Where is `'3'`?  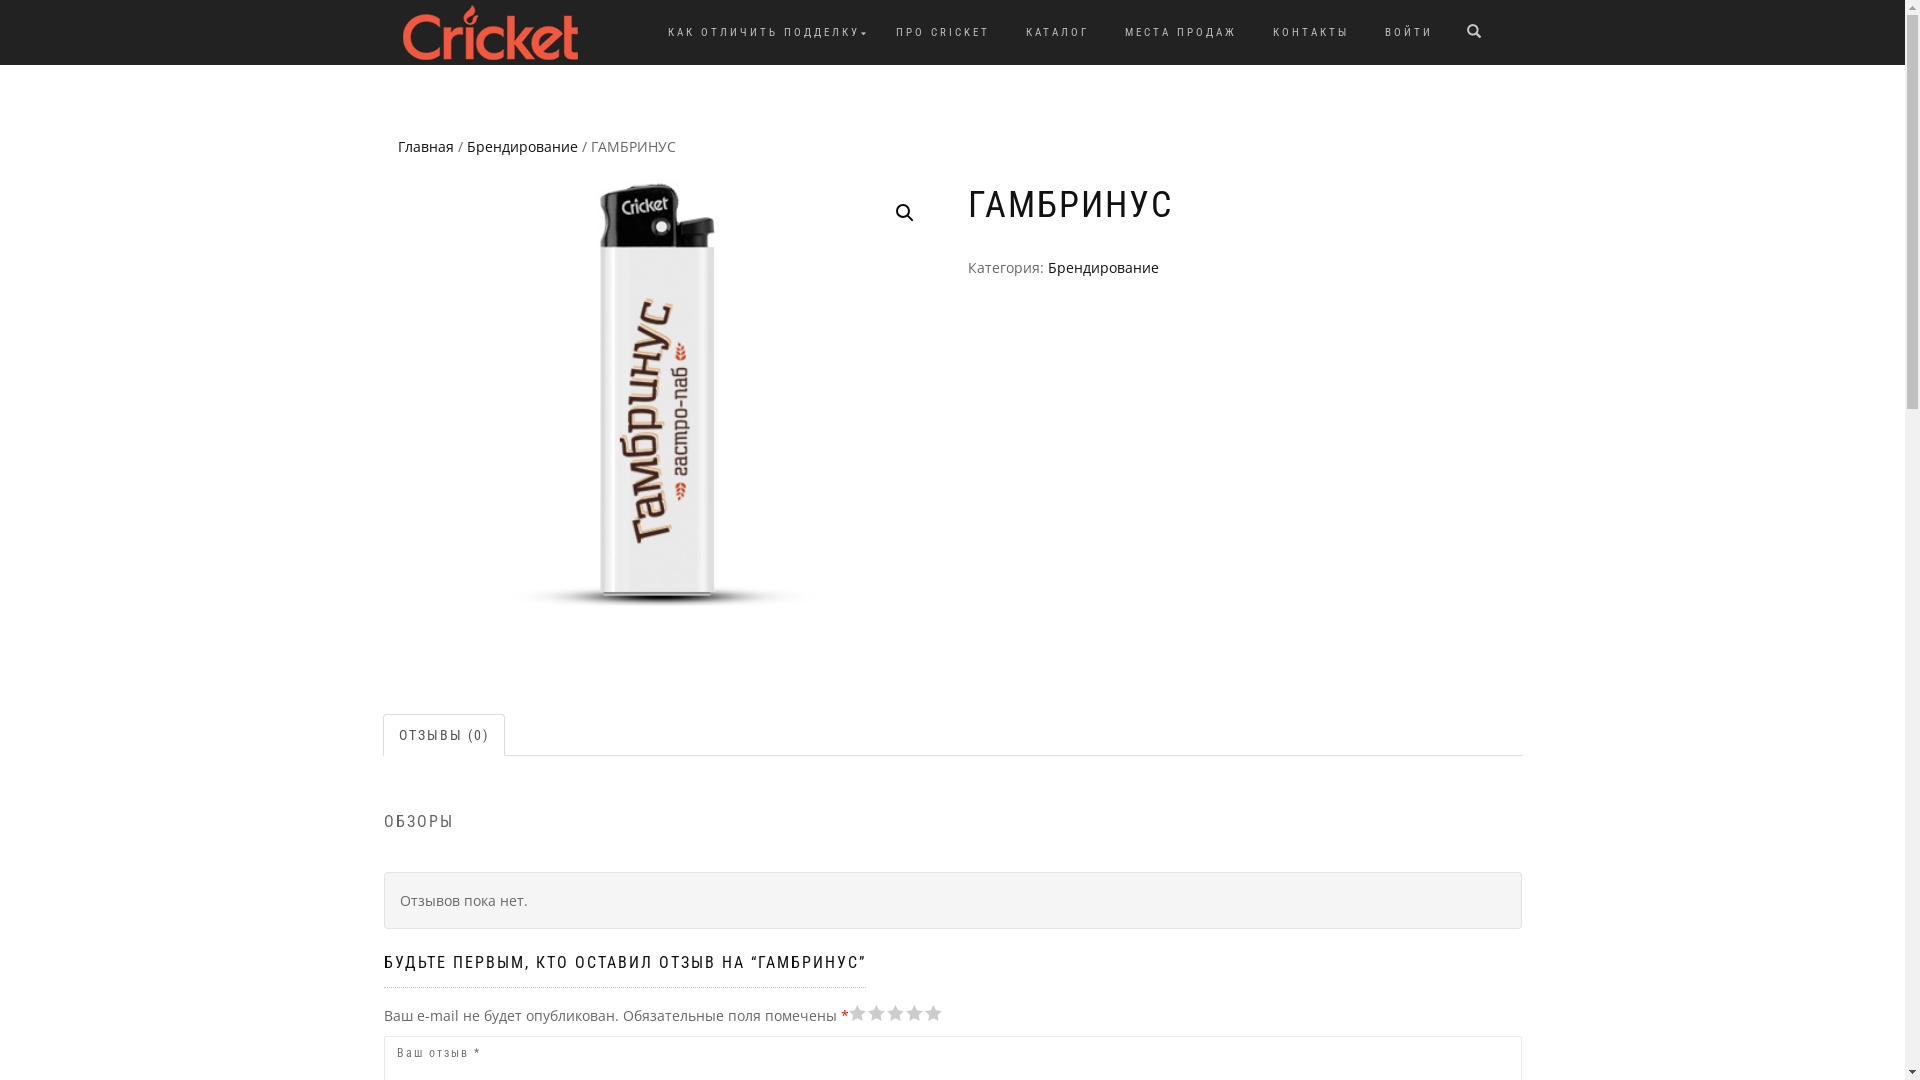
'3' is located at coordinates (874, 1013).